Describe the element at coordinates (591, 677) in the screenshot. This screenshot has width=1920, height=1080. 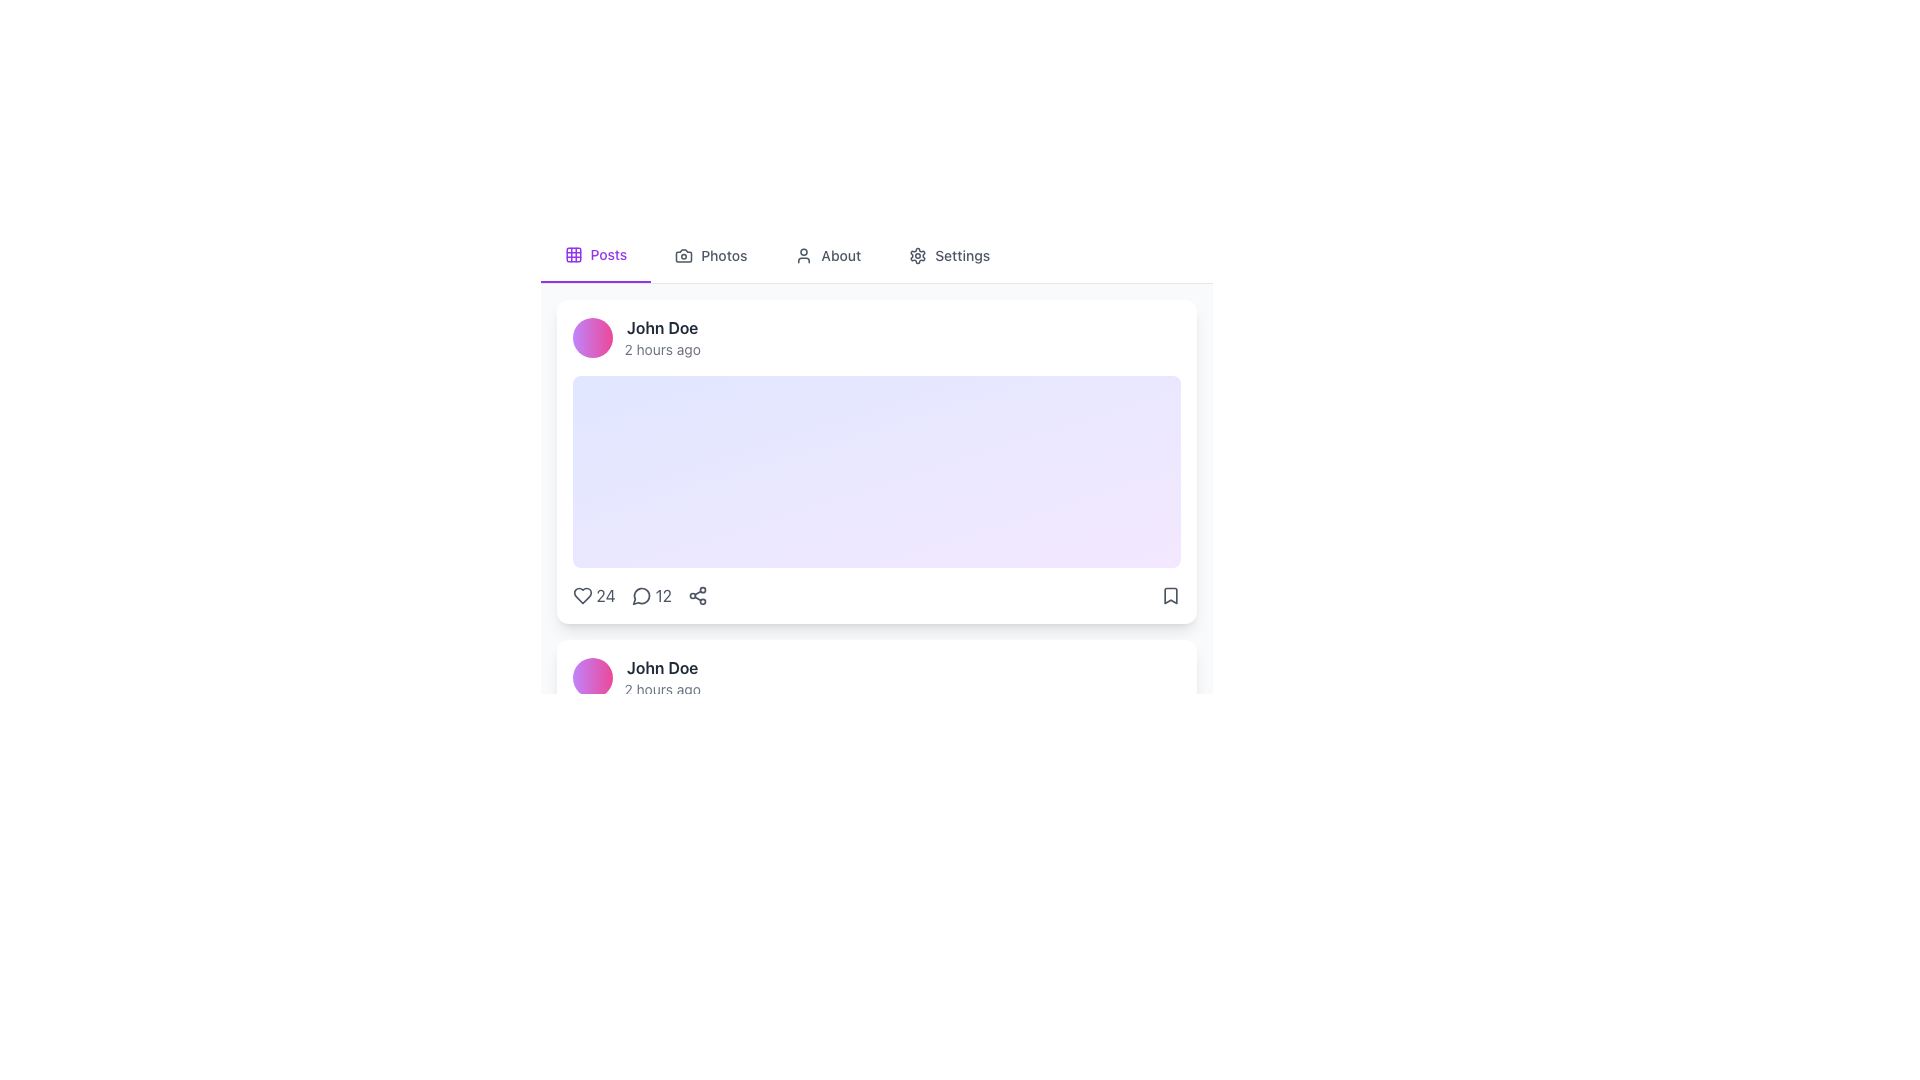
I see `the circular gradient Avatar element that transitions from purple to pink, located next to 'John Doe' and '2 hours ago'` at that location.